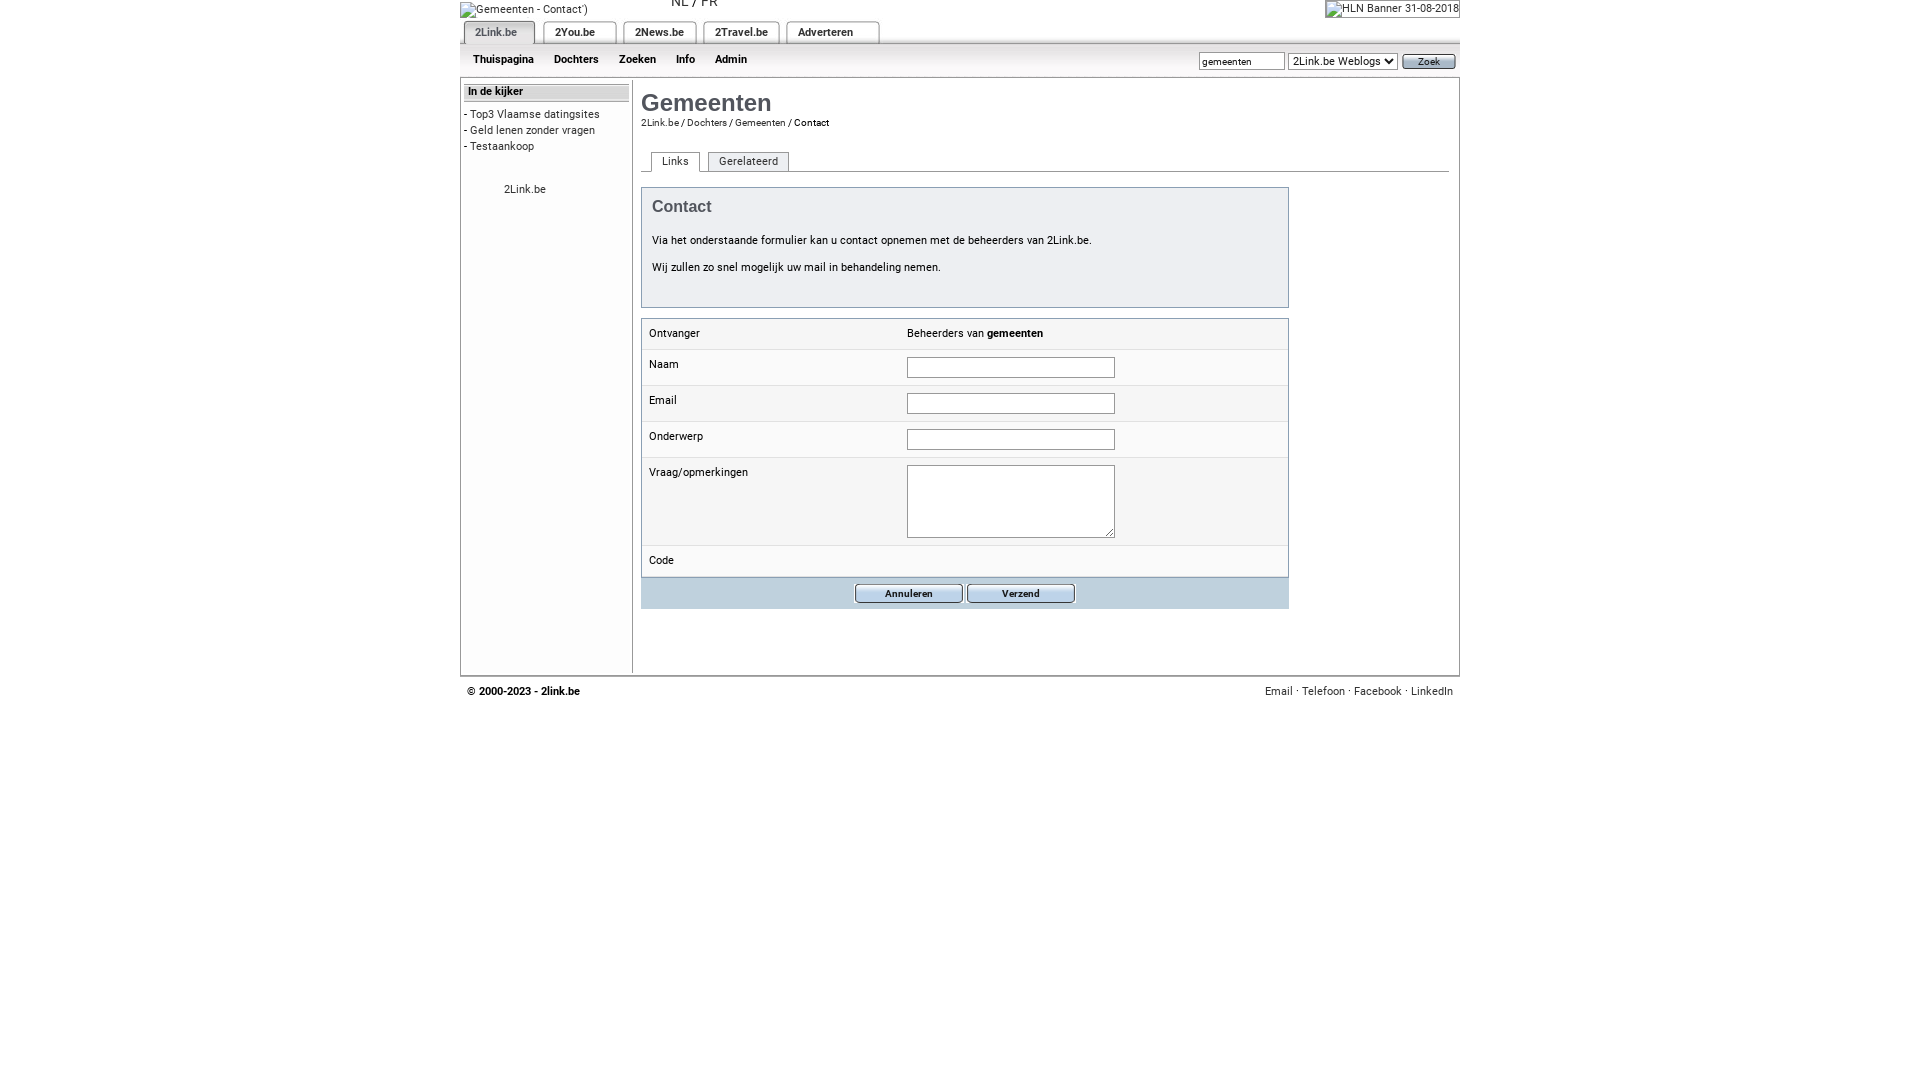  I want to click on 'Links', so click(675, 161).